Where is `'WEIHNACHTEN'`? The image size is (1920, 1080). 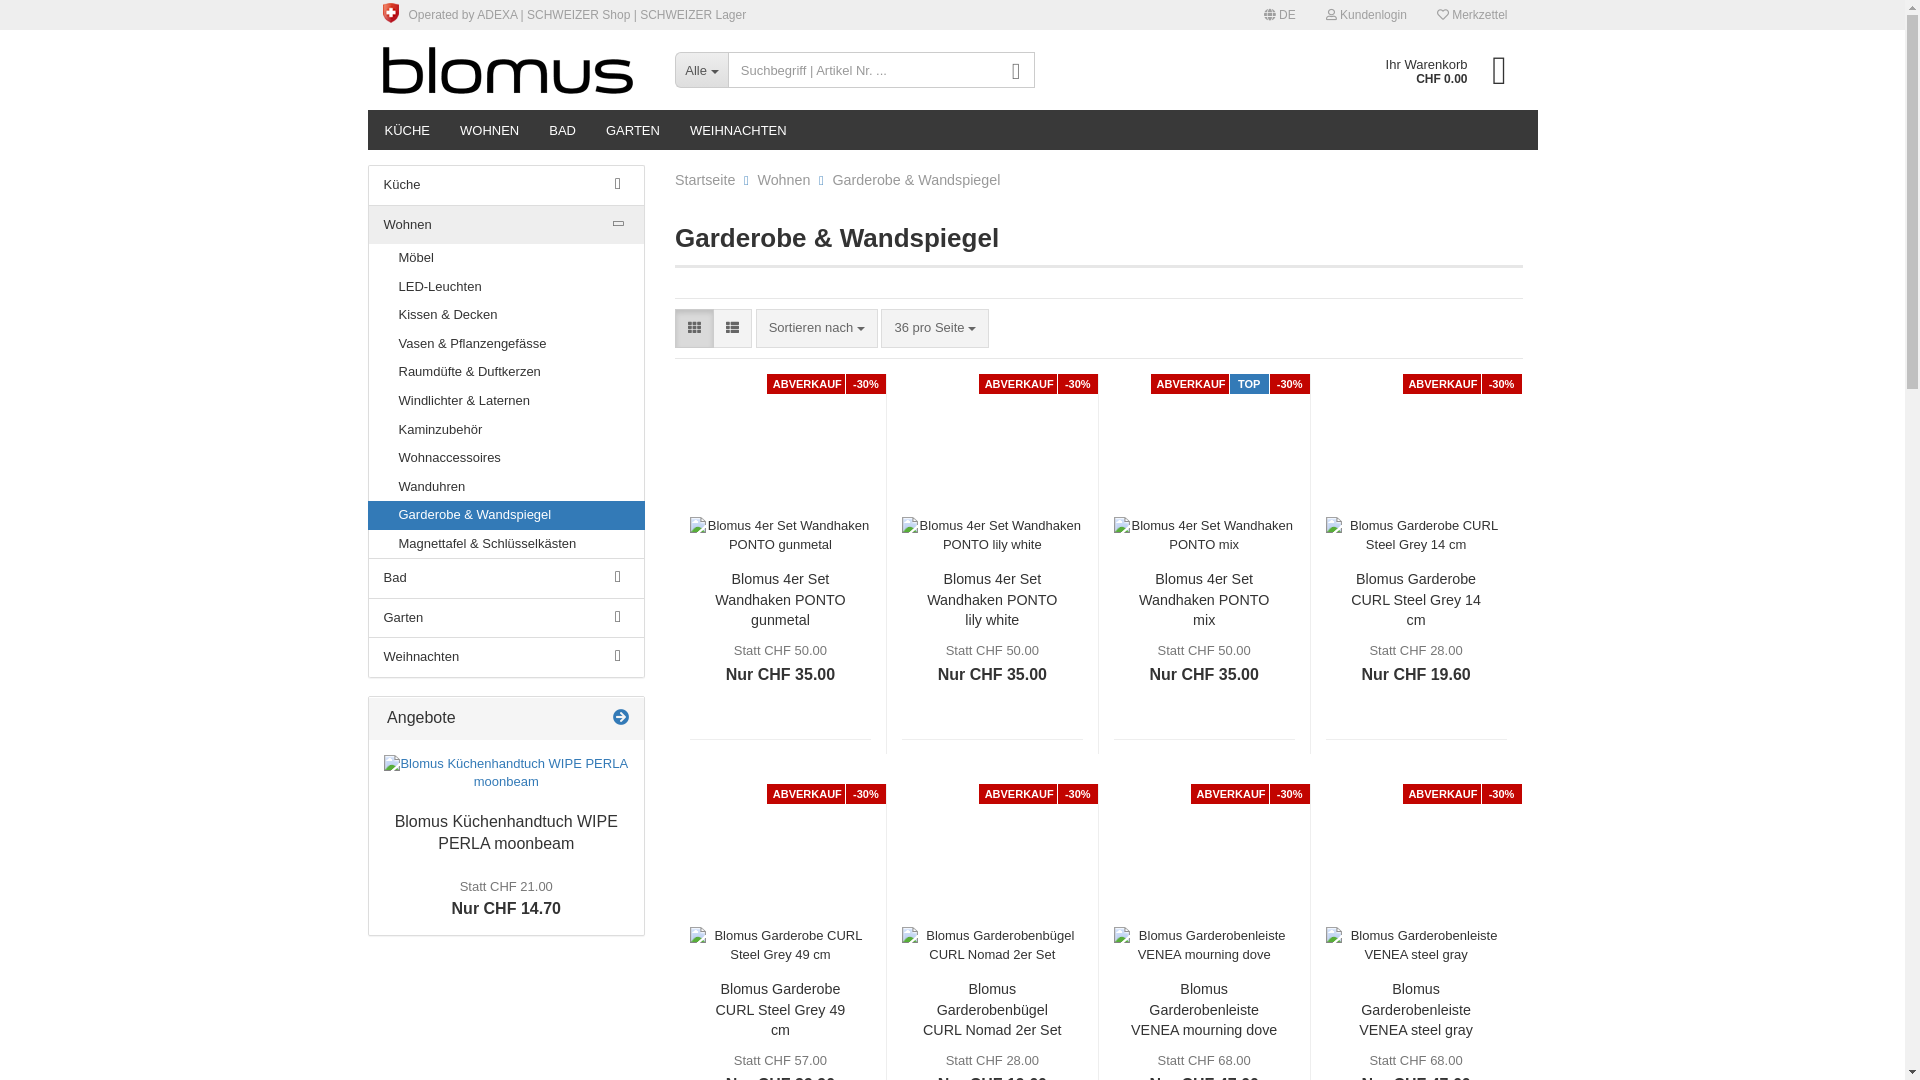
'WEIHNACHTEN' is located at coordinates (737, 130).